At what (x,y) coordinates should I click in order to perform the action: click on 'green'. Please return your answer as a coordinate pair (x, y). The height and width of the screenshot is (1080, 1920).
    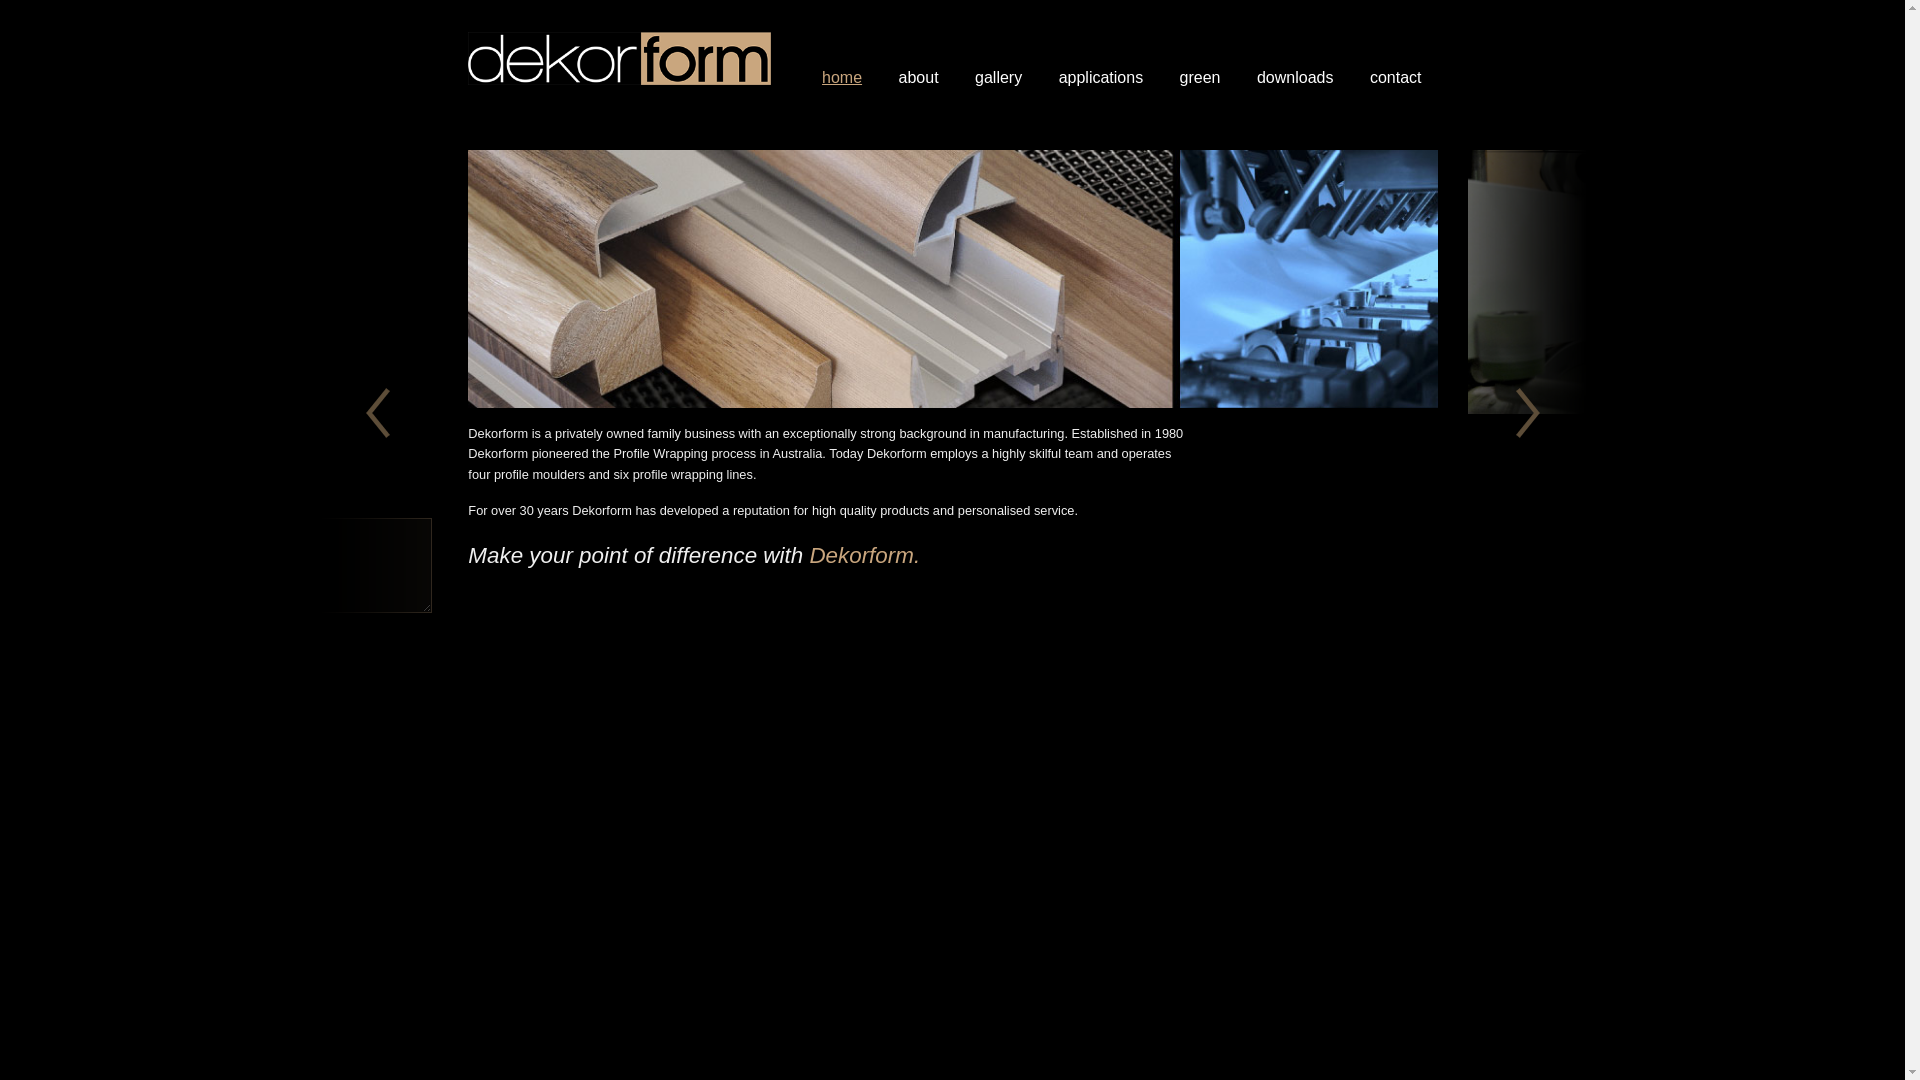
    Looking at the image, I should click on (1200, 57).